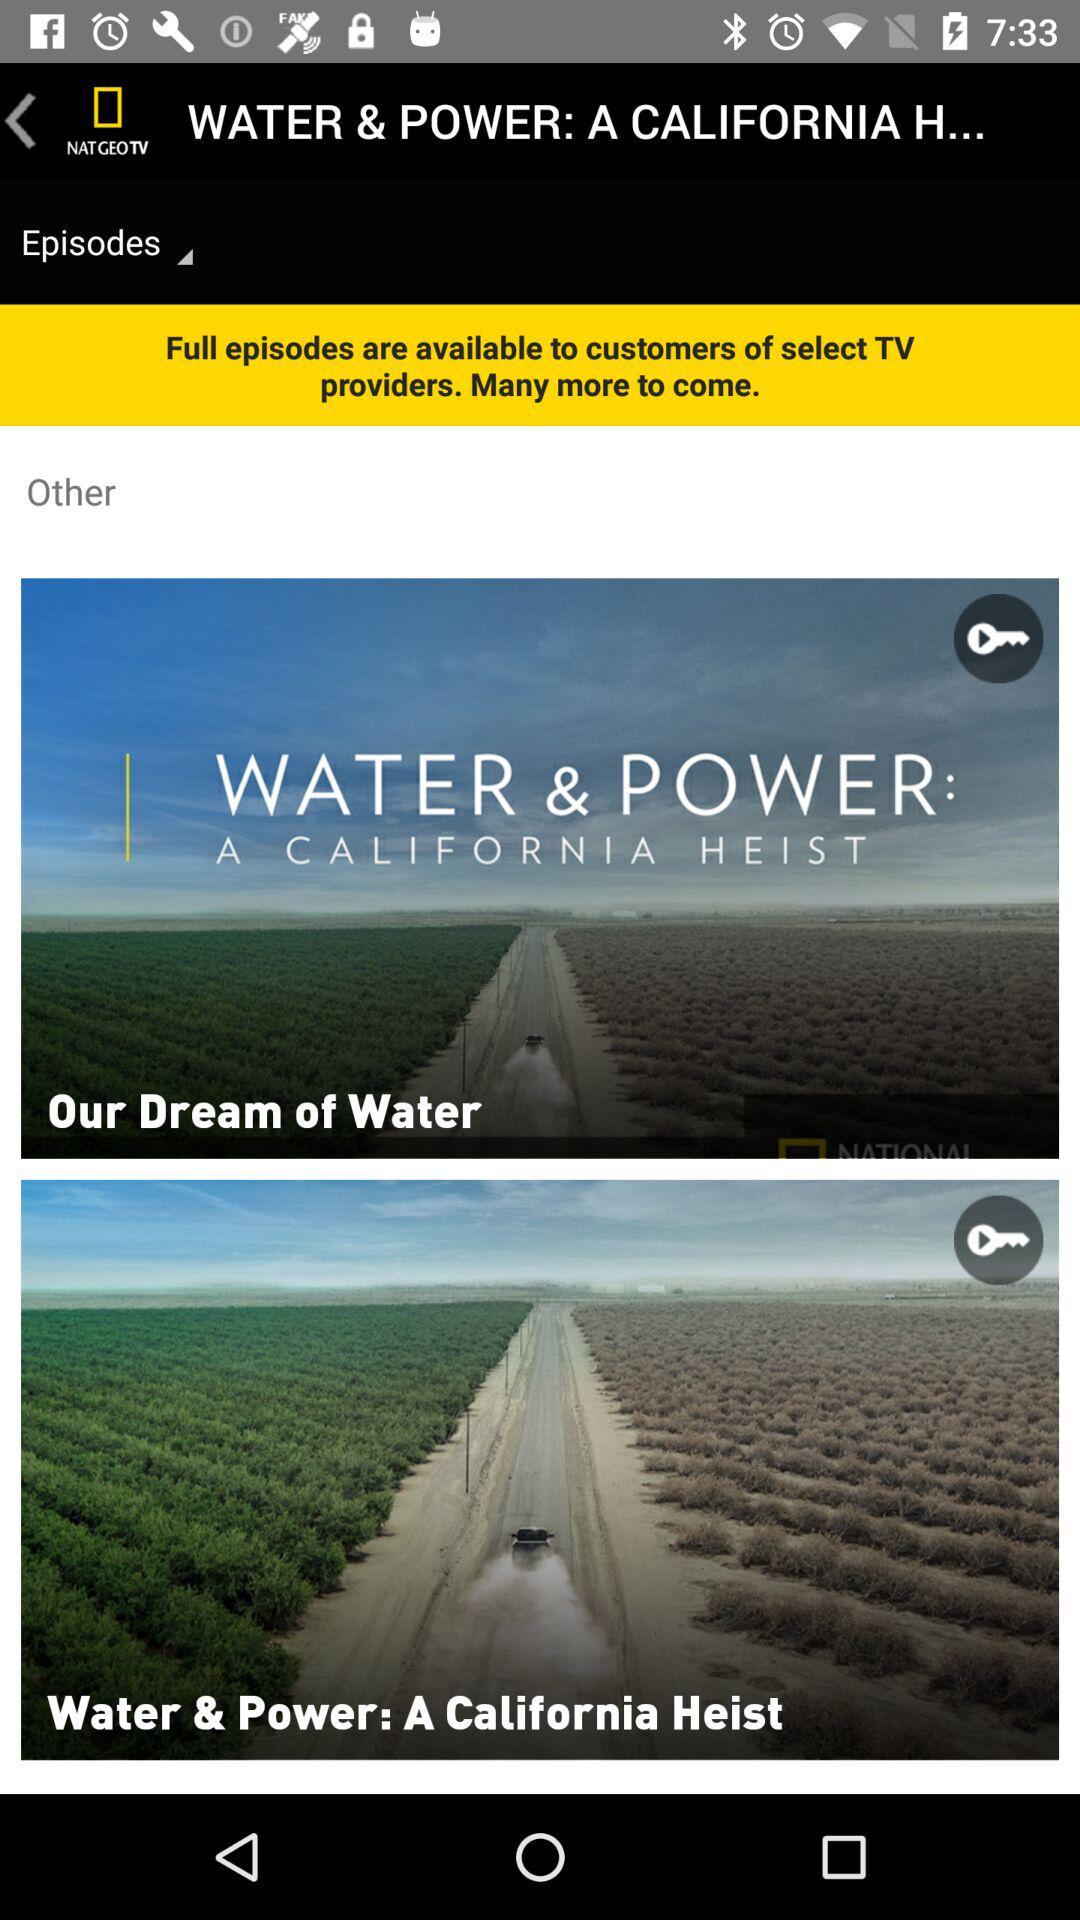 The height and width of the screenshot is (1920, 1080). What do you see at coordinates (540, 1469) in the screenshot?
I see `the image at the bottom of the page` at bounding box center [540, 1469].